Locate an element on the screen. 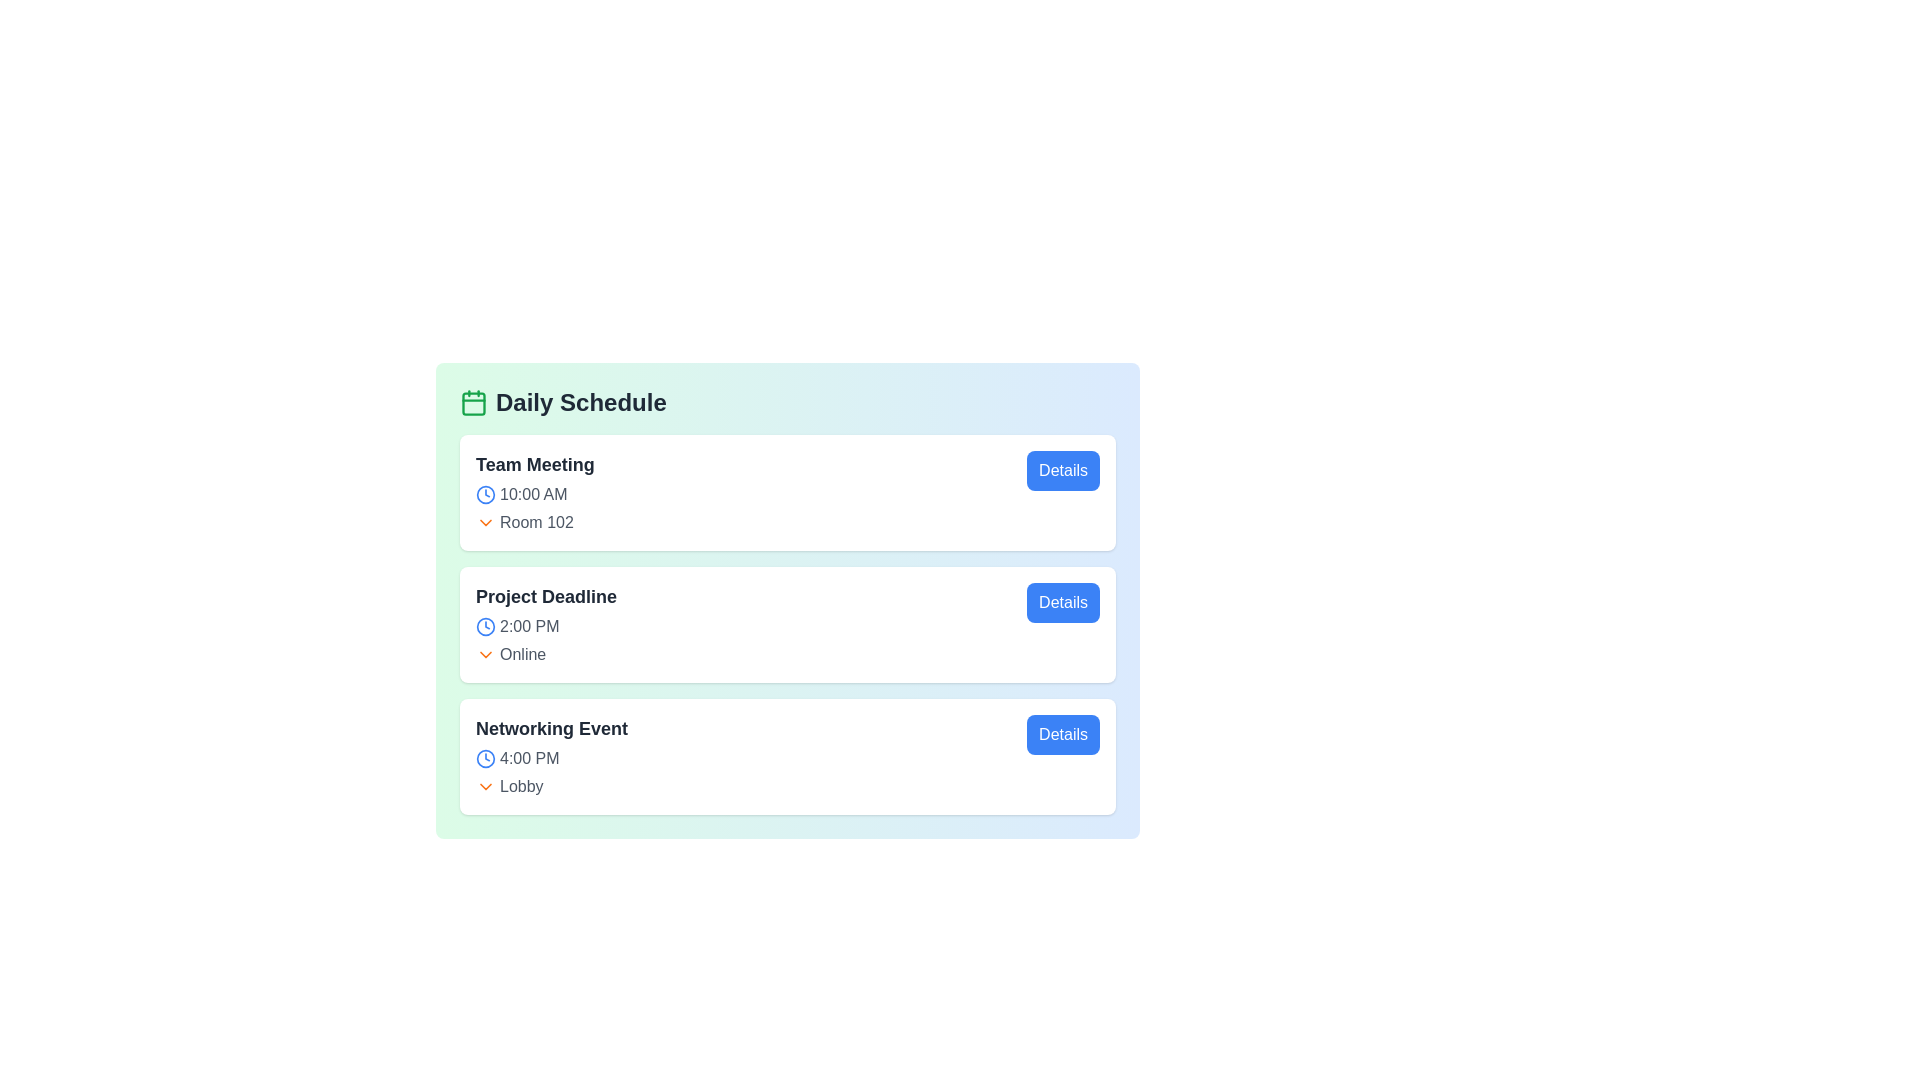 This screenshot has height=1080, width=1920. the SVG Circle icon representing the time for the Team Meeting at 10:00 AM in the Daily Schedule card is located at coordinates (485, 494).